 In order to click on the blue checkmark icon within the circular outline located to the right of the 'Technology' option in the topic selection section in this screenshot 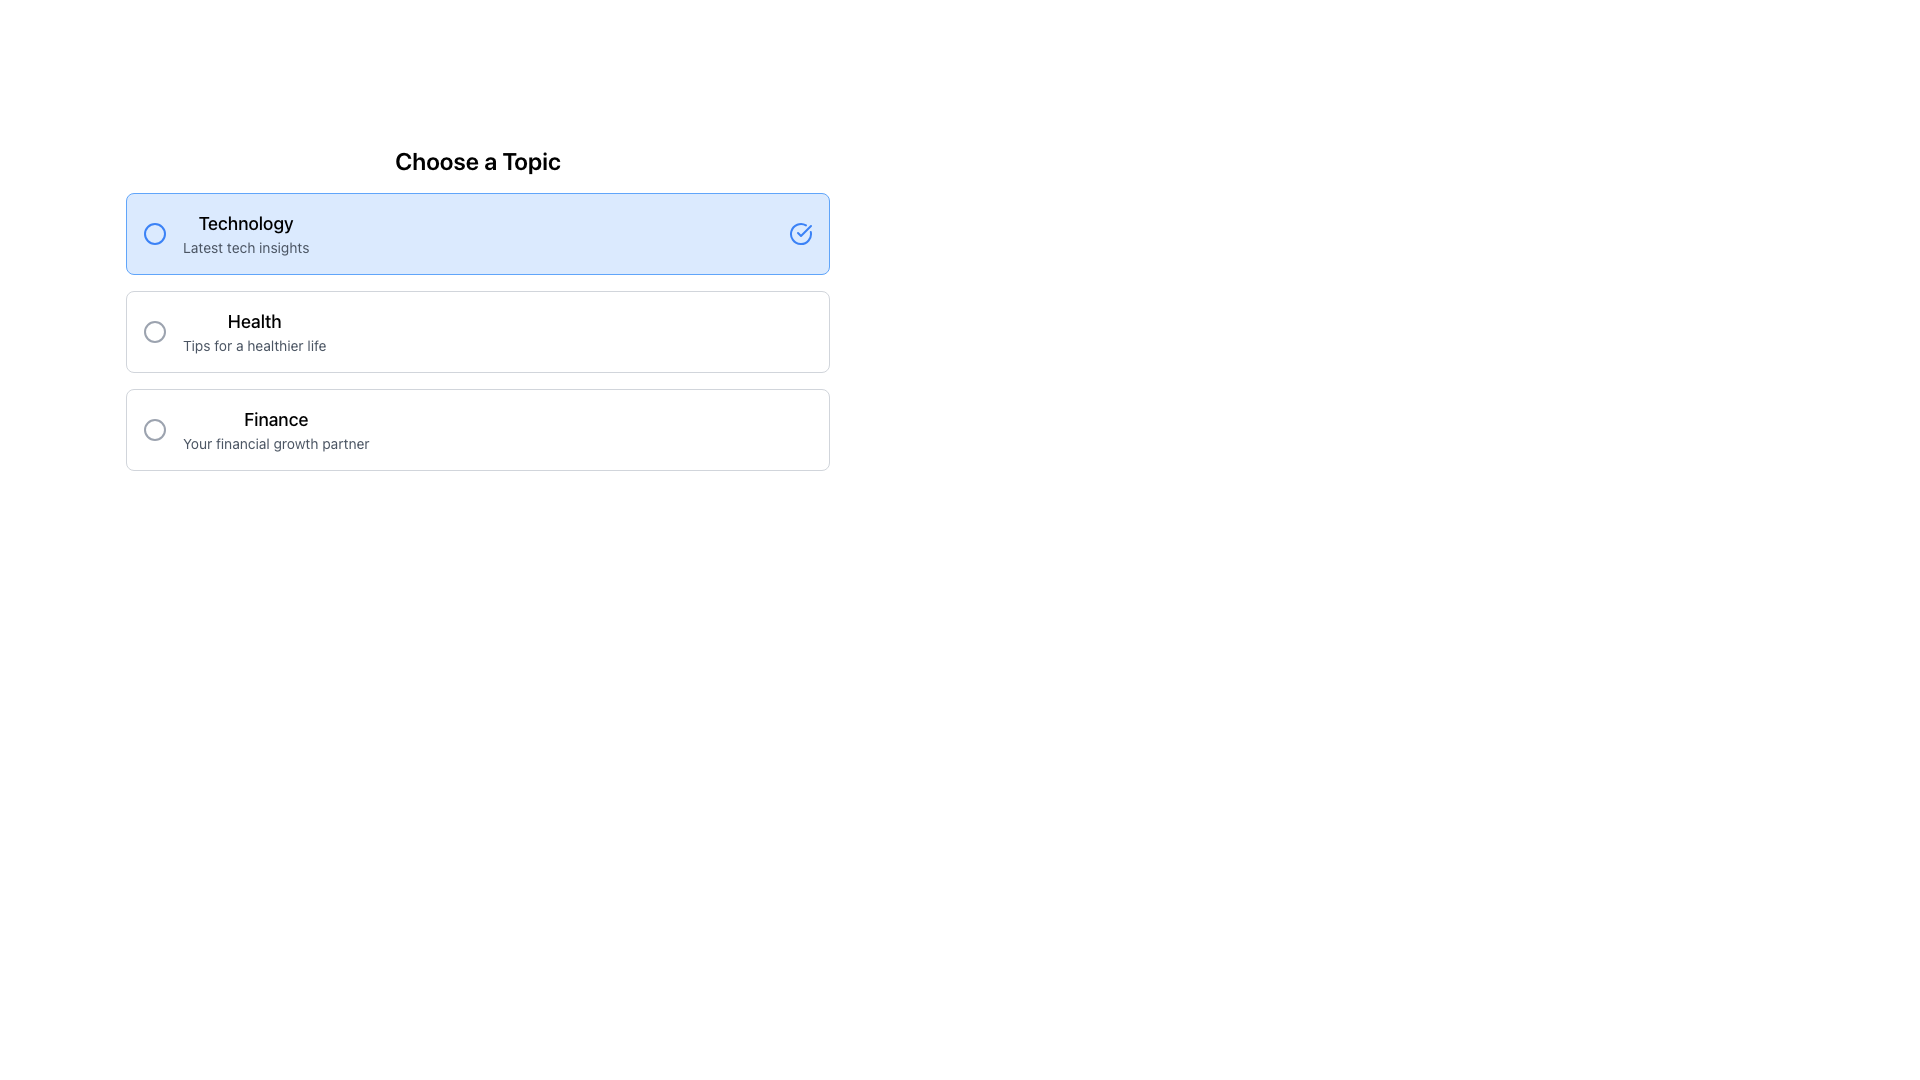, I will do `click(804, 230)`.